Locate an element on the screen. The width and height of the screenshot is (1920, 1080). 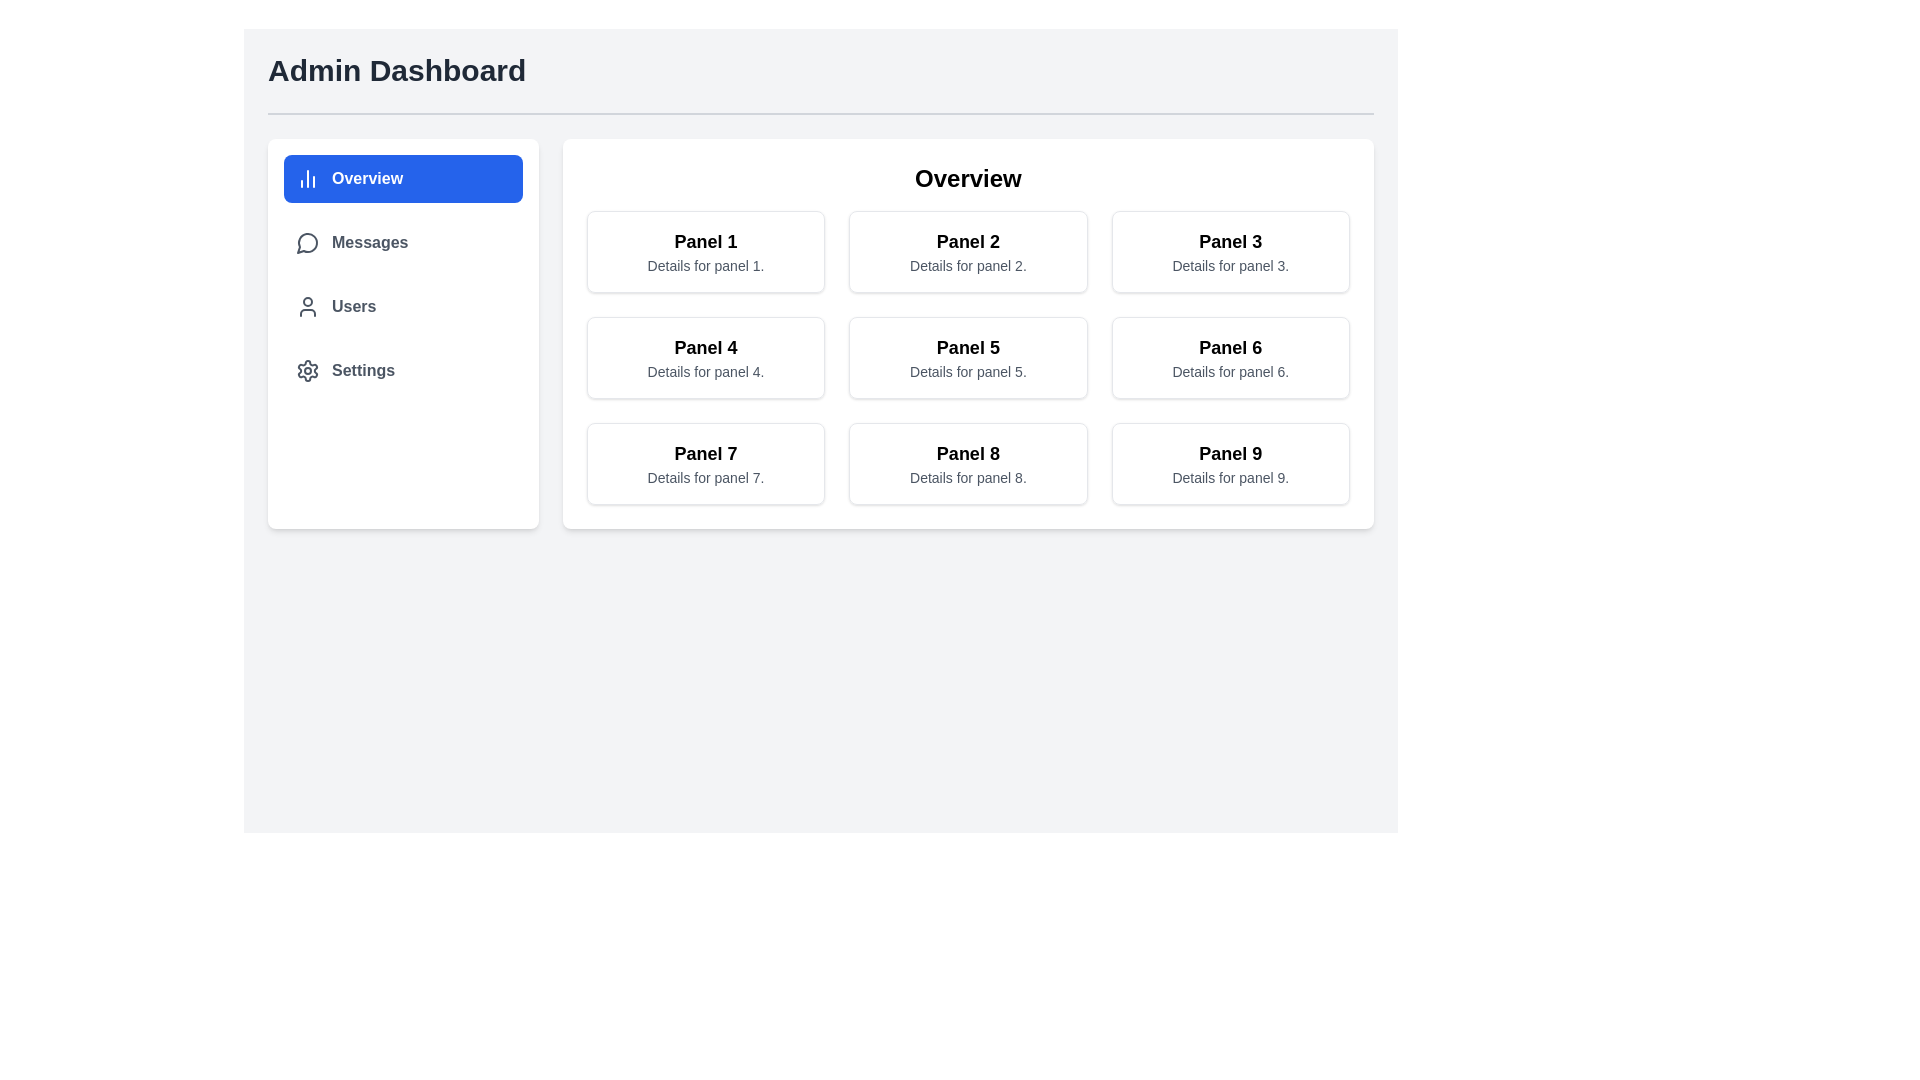
circular speech bubble icon located in the vertical navigation menu, immediately to the left of the 'Messages' text label is located at coordinates (306, 242).